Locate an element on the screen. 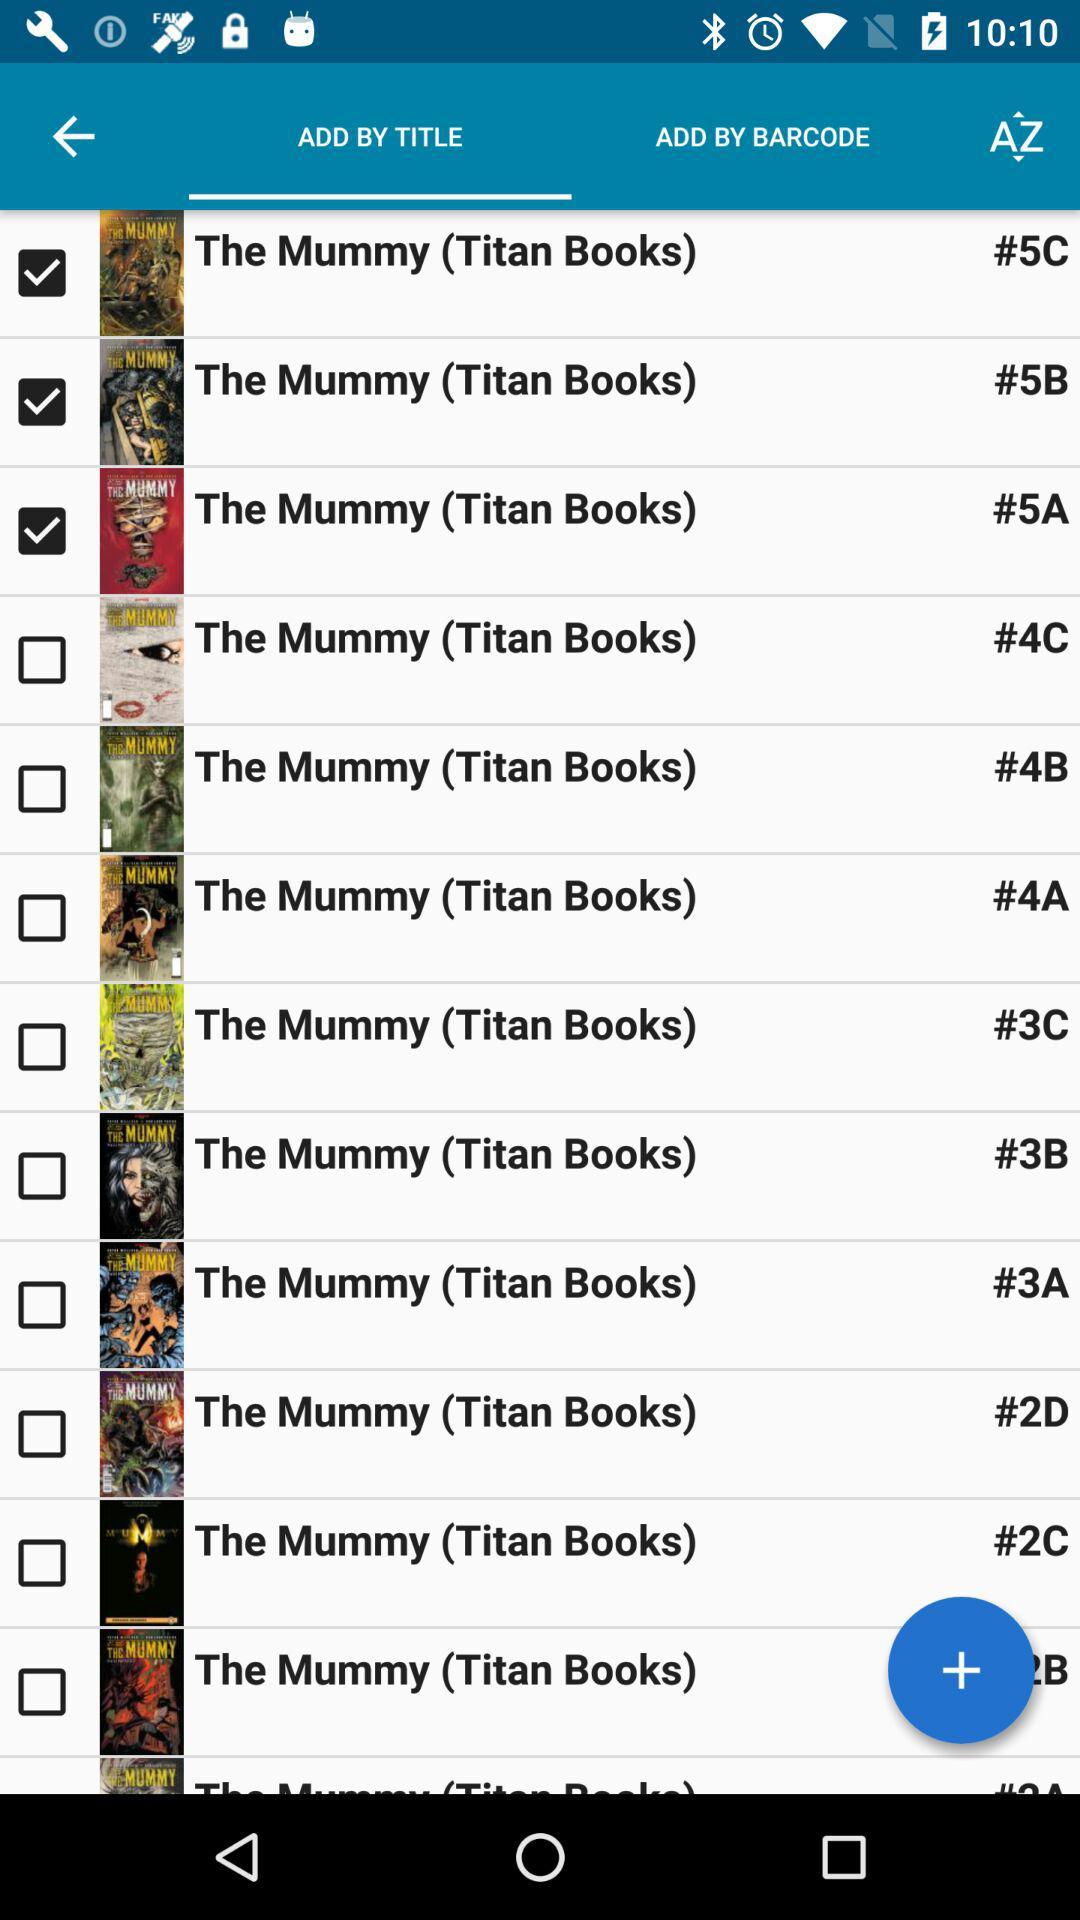 This screenshot has width=1080, height=1920. image is located at coordinates (140, 1690).